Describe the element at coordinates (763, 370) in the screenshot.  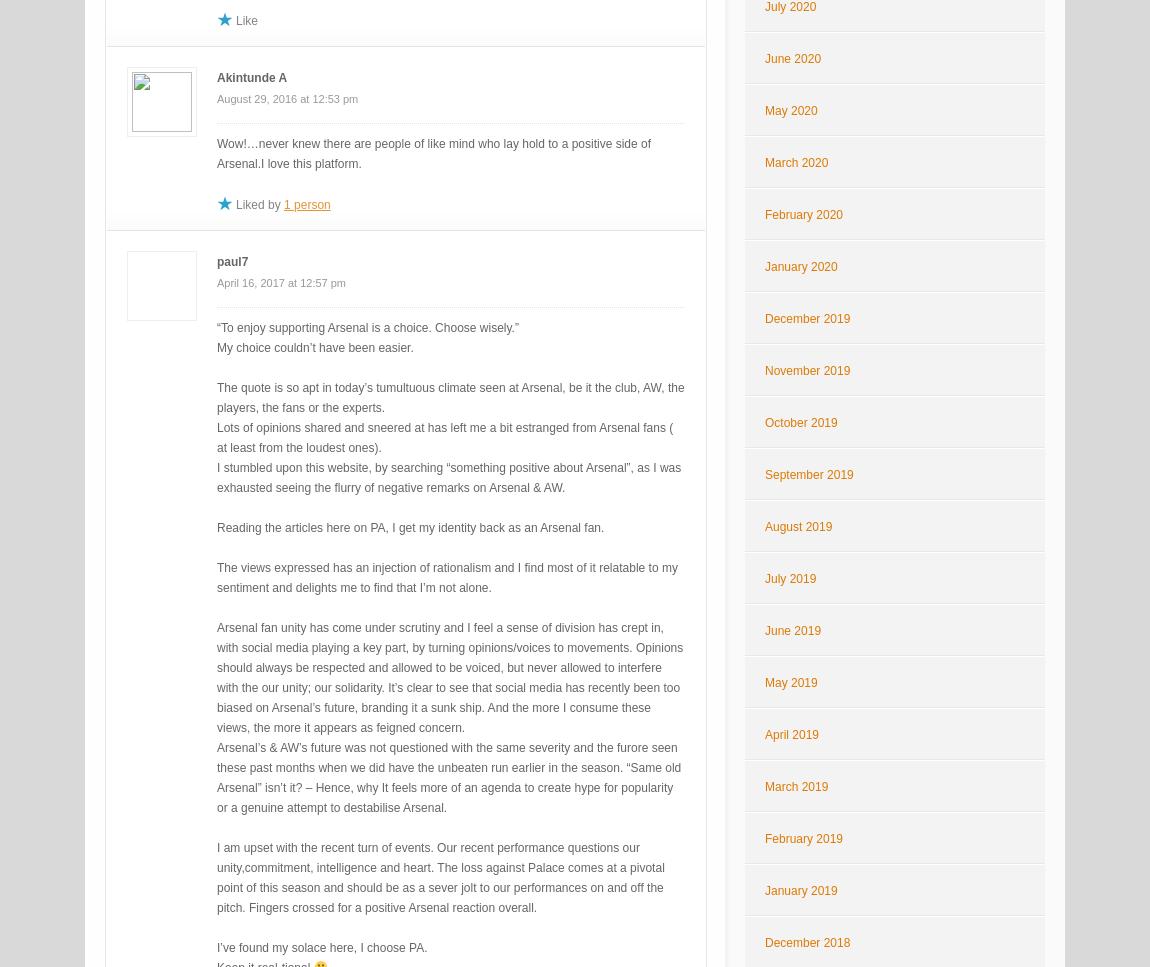
I see `'November 2019'` at that location.